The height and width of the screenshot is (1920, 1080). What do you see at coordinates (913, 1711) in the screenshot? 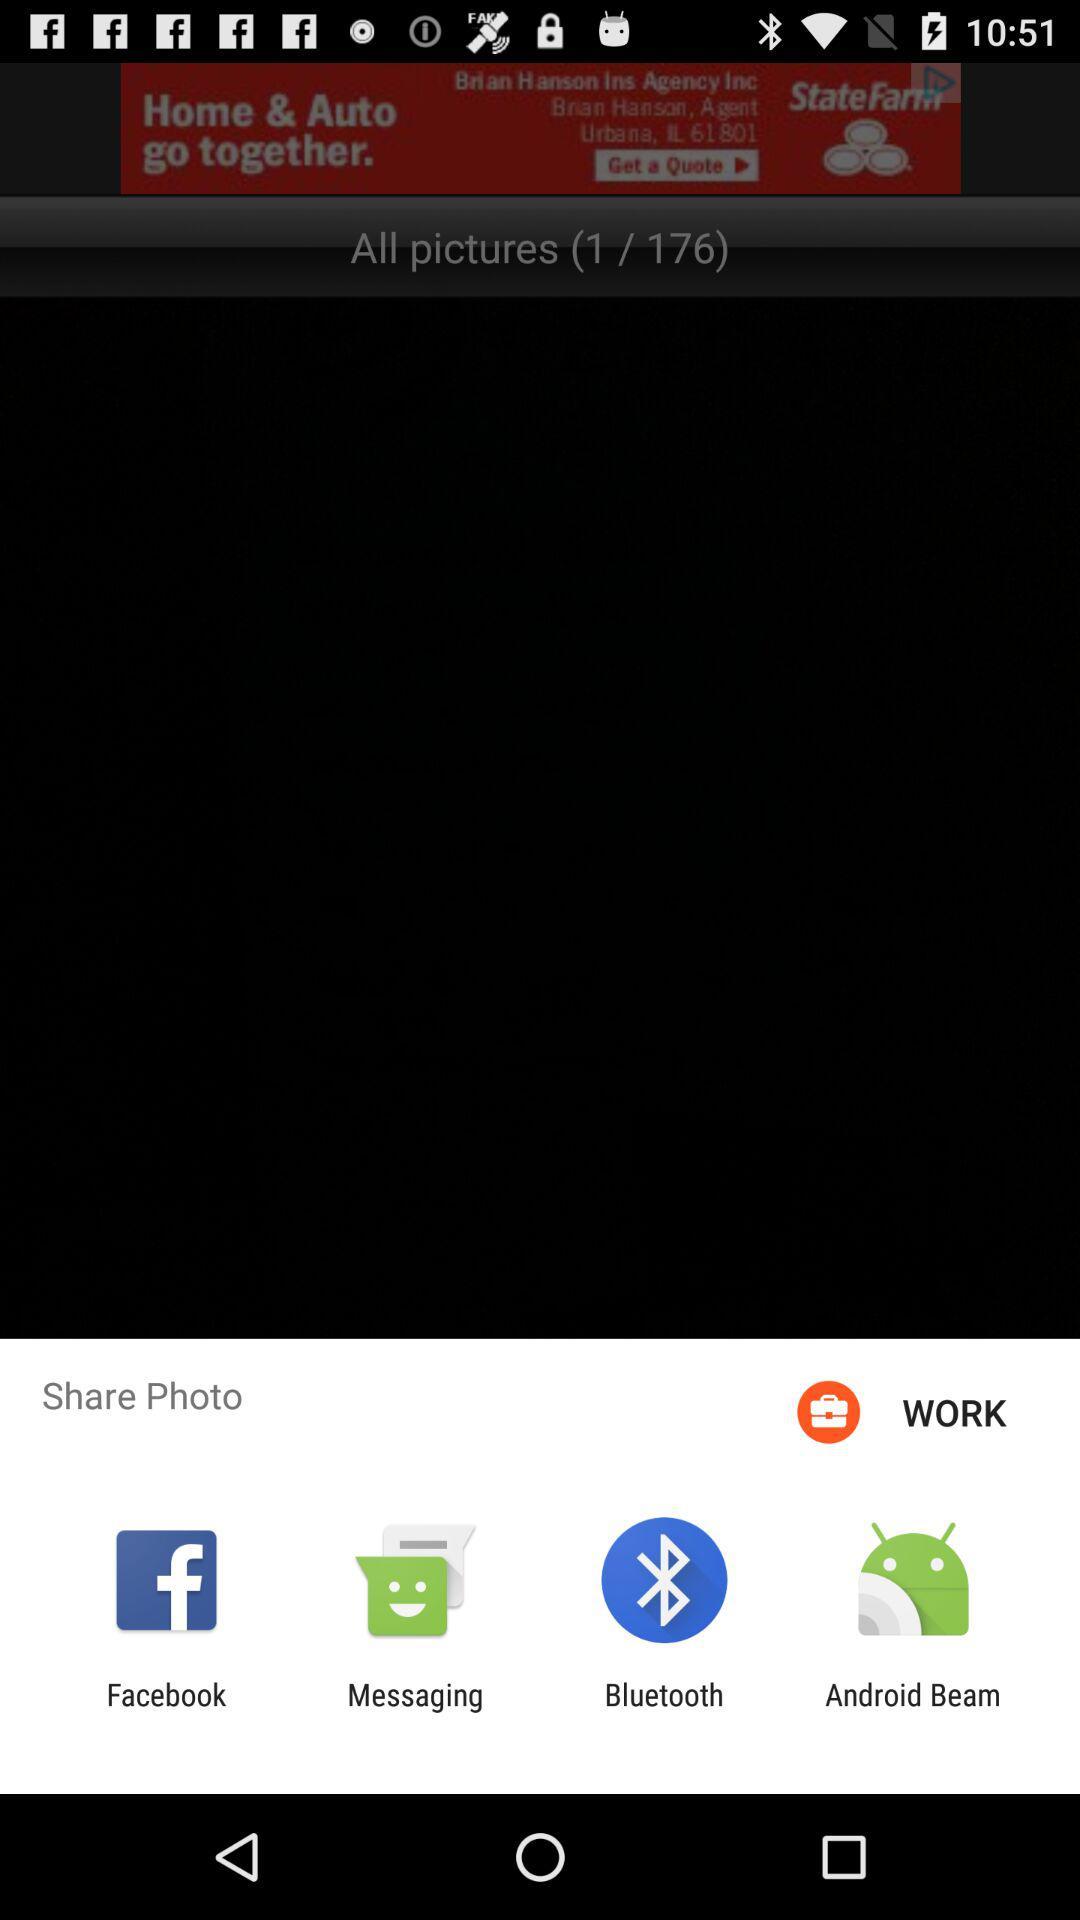
I see `the app next to bluetooth app` at bounding box center [913, 1711].